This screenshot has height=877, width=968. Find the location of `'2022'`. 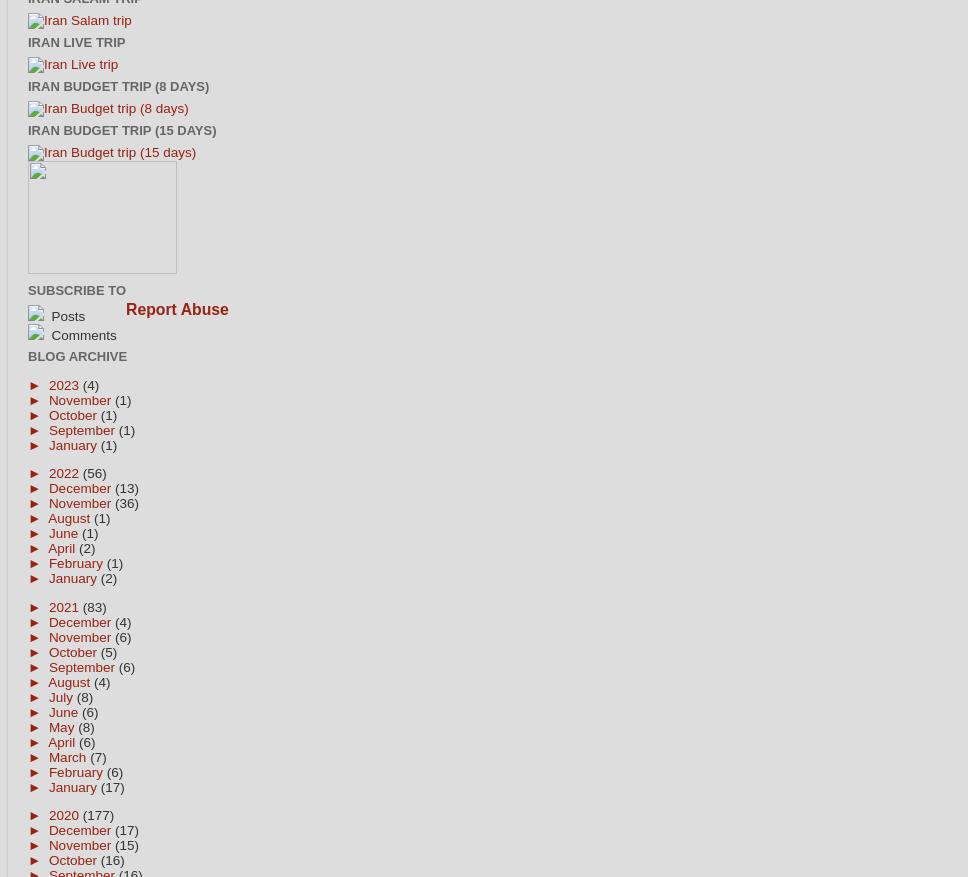

'2022' is located at coordinates (63, 473).